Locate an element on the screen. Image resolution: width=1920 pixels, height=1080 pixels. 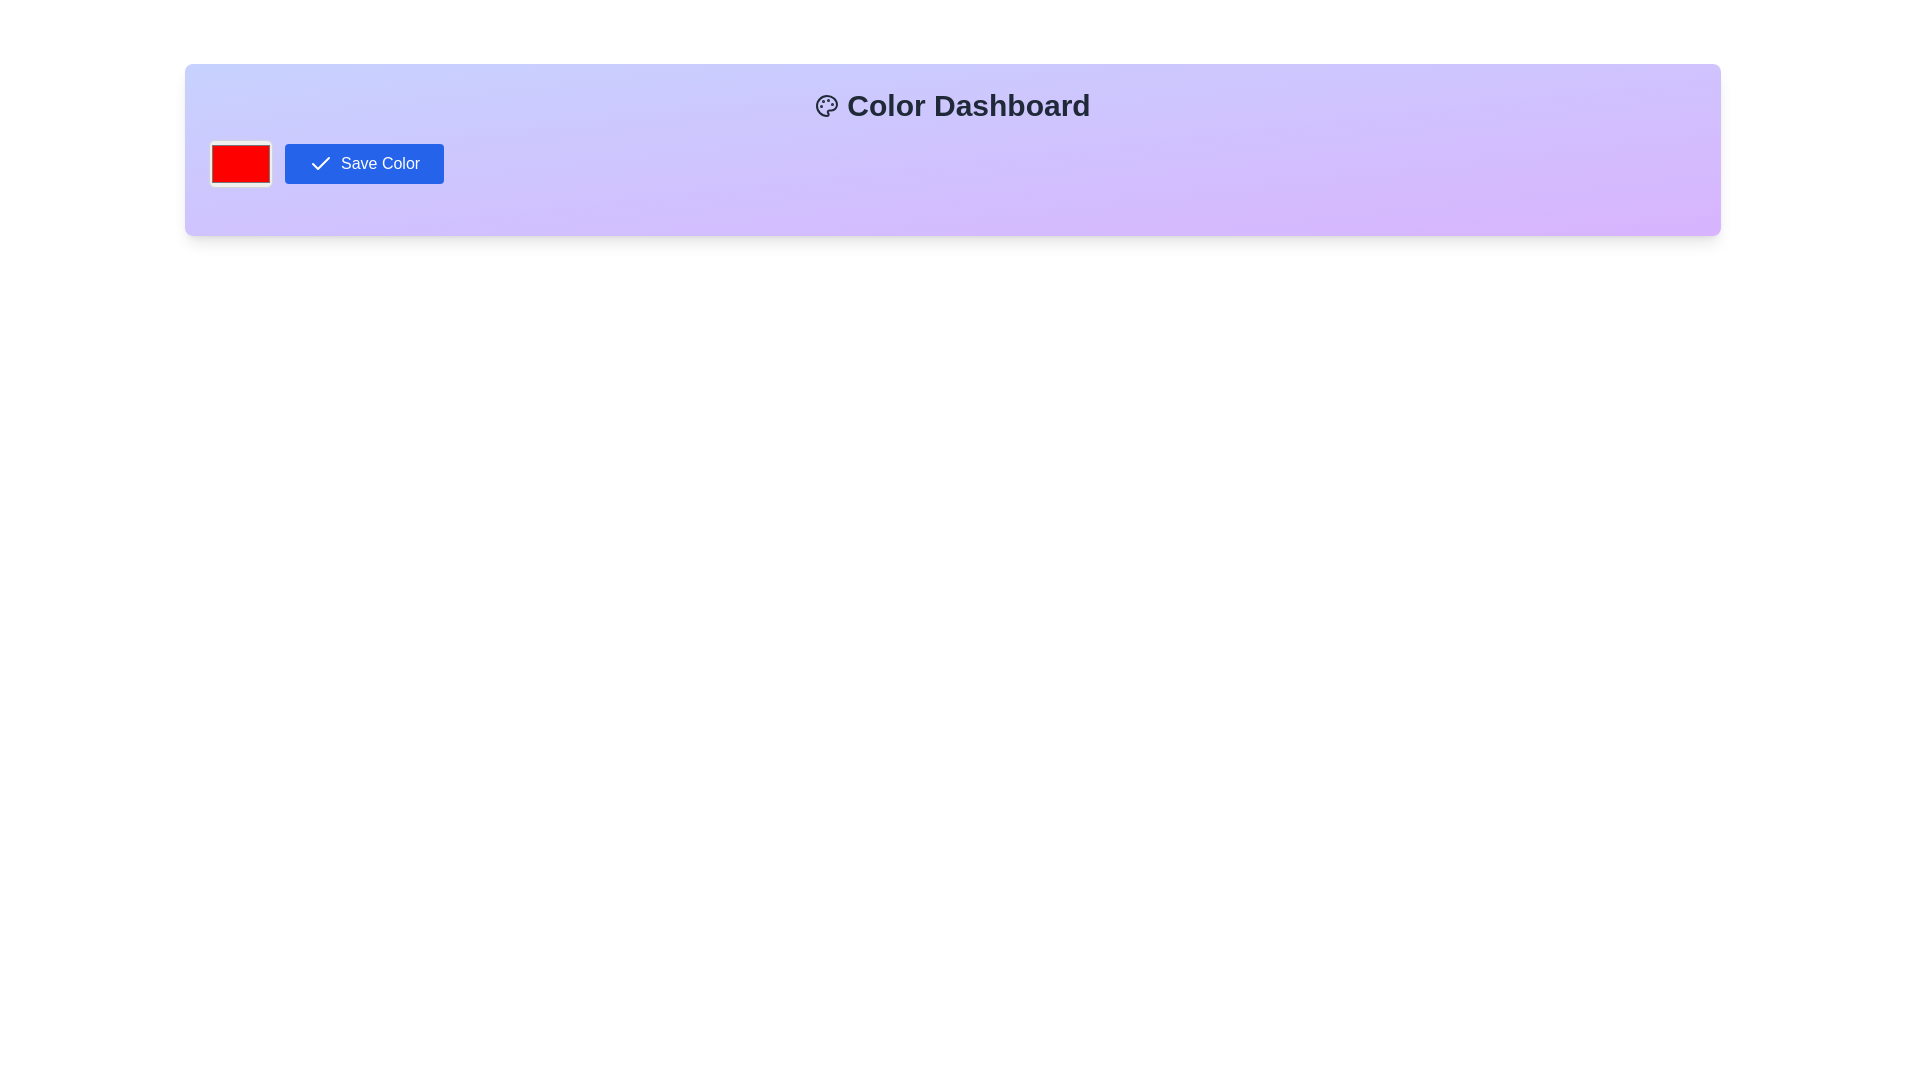
the color palette icon located in the navigation bar preceding the text 'Color Dashboard' is located at coordinates (827, 105).